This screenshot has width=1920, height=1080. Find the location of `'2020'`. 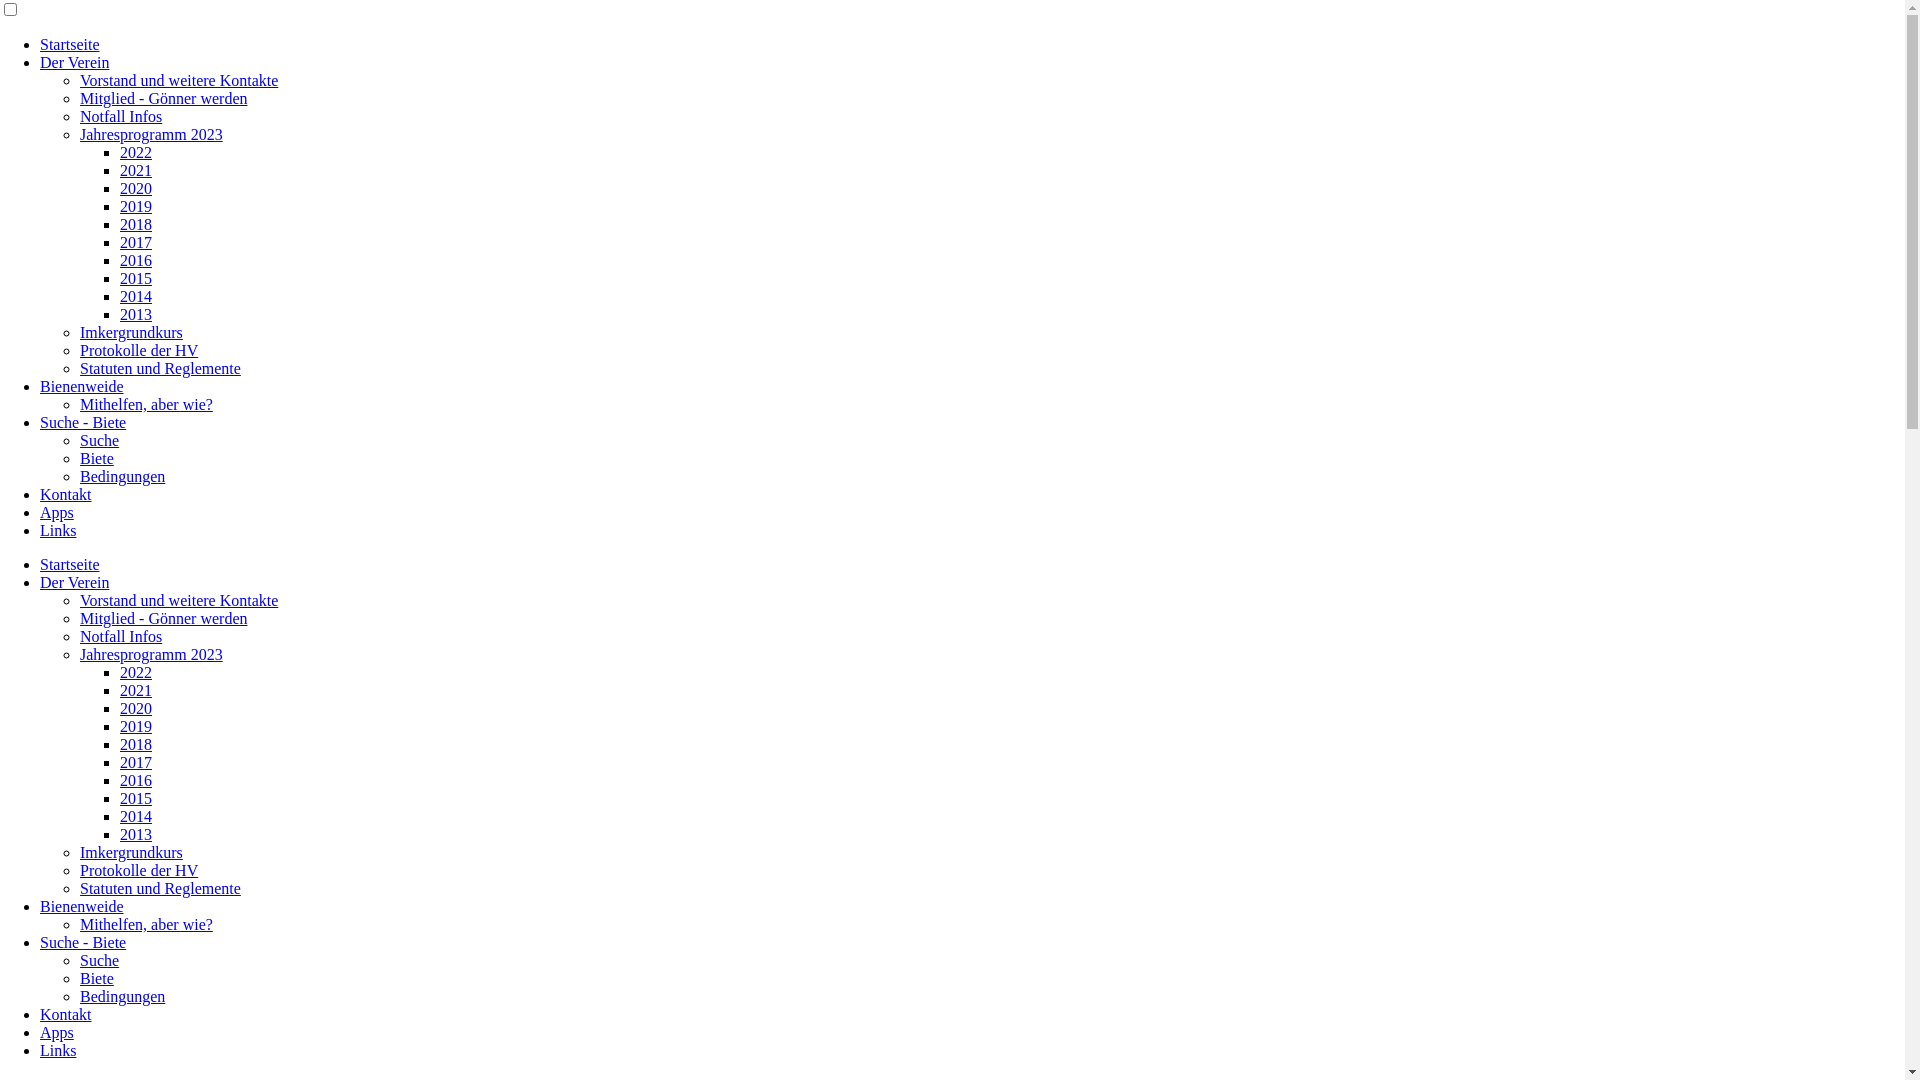

'2020' is located at coordinates (134, 707).